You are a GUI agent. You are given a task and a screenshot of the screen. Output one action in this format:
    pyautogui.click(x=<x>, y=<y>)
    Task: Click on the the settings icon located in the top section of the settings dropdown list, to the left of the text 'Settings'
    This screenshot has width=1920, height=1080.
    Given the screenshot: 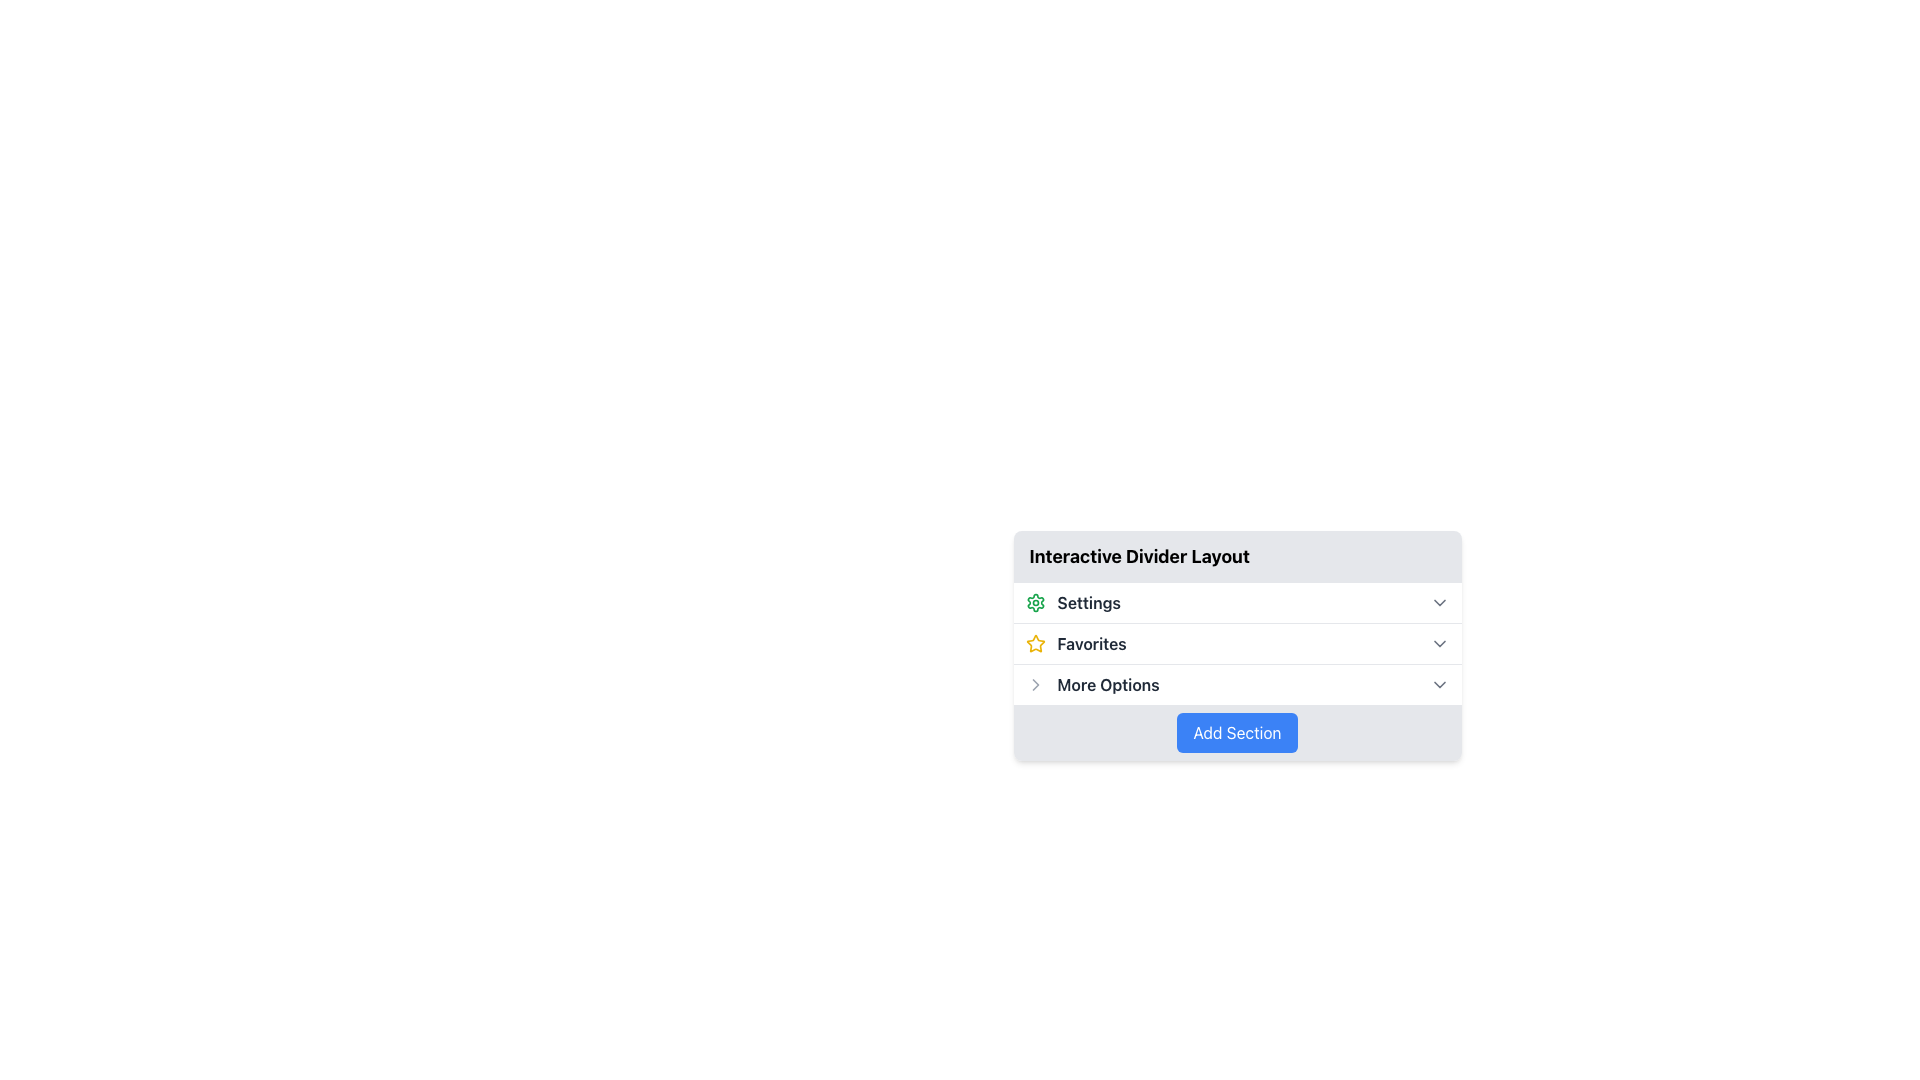 What is the action you would take?
    pyautogui.click(x=1035, y=601)
    